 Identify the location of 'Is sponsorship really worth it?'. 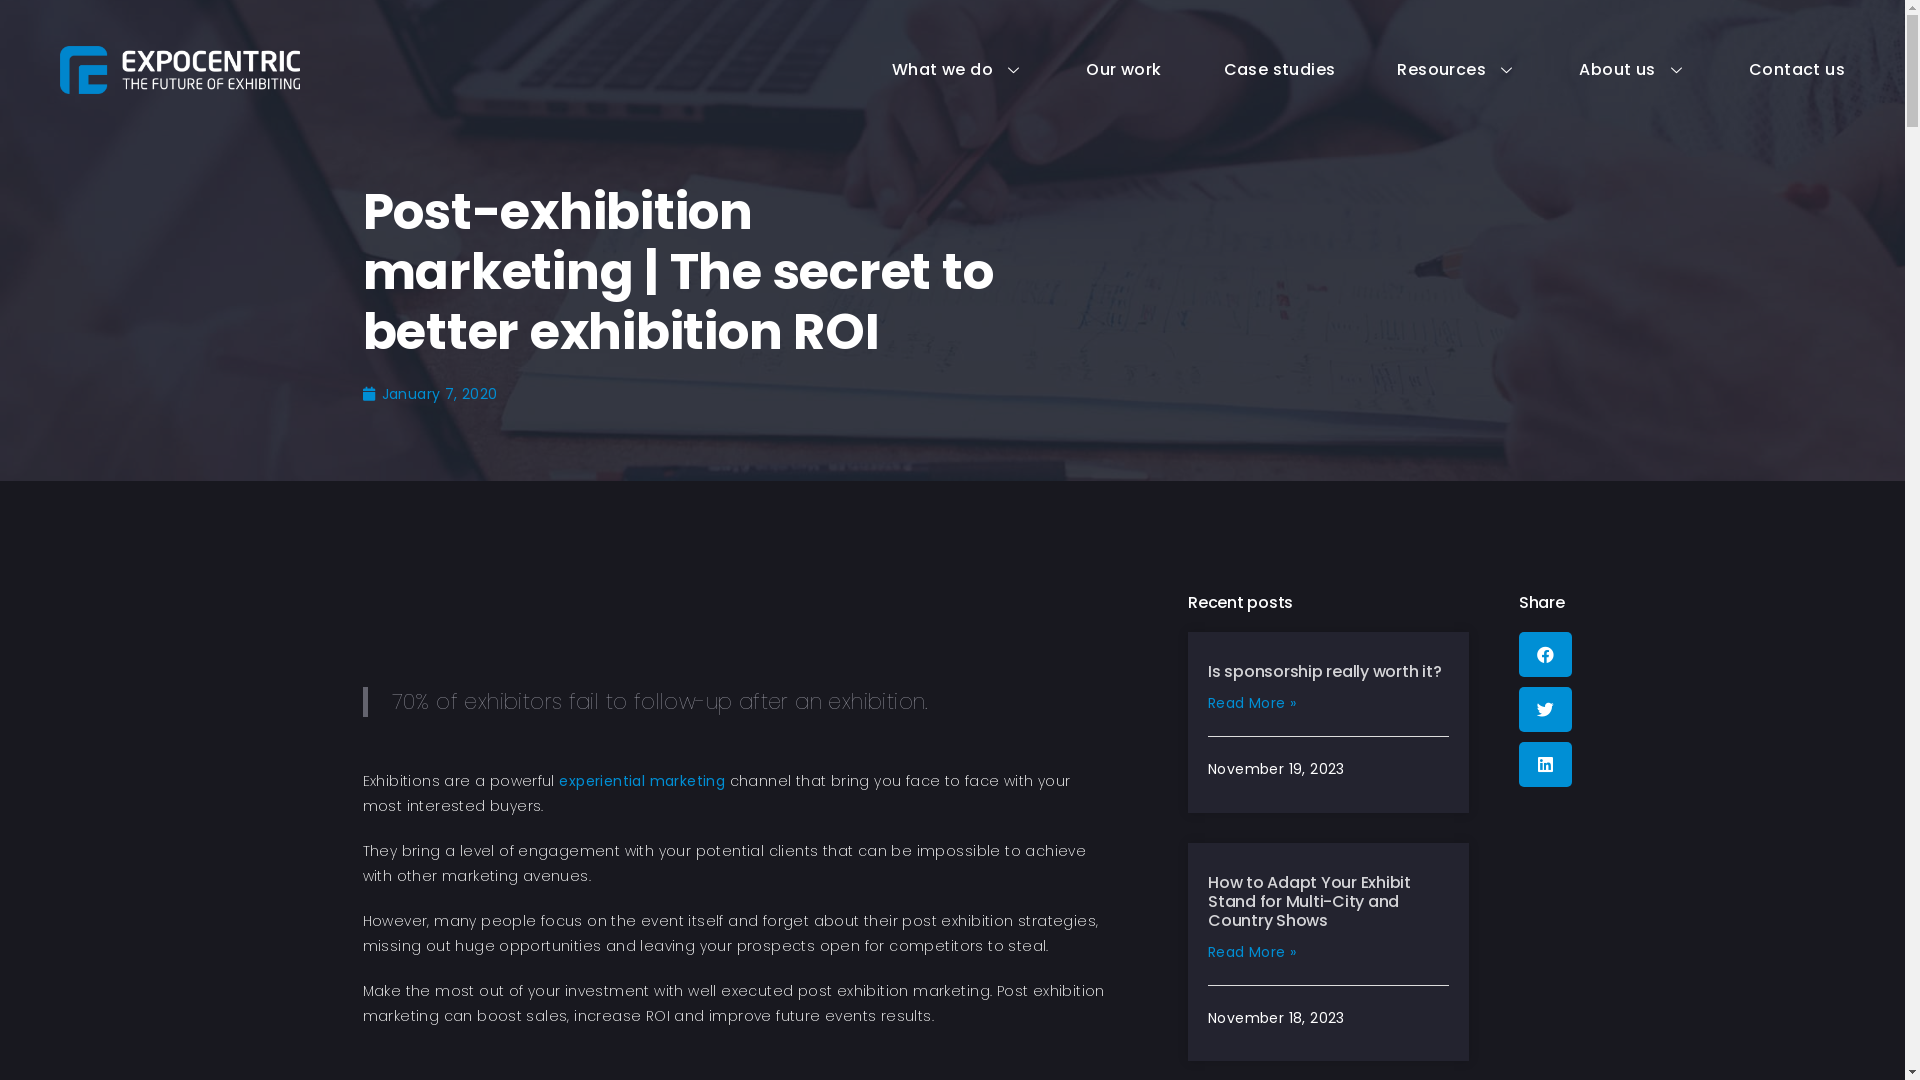
(1324, 671).